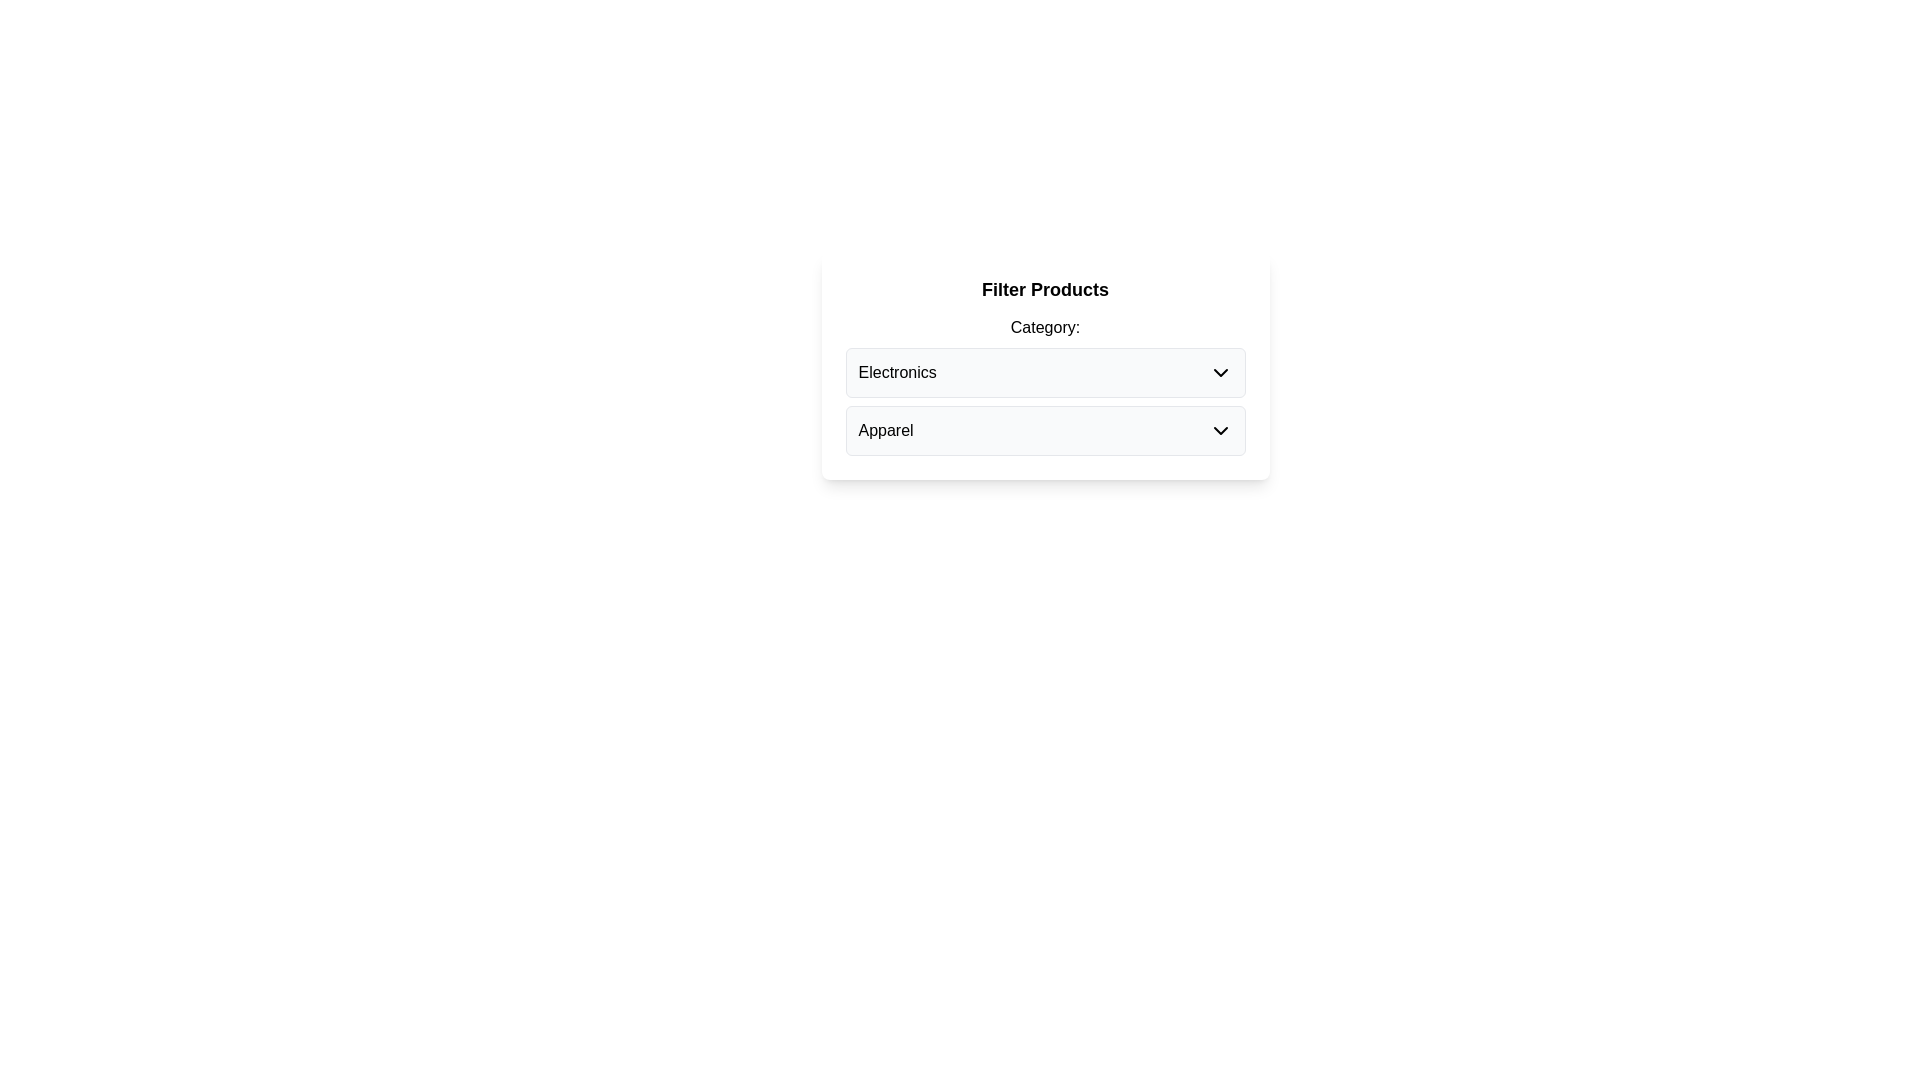  Describe the element at coordinates (1219, 373) in the screenshot. I see `the Dropdown toggle icon located at the rightmost side of the 'Electronics' category` at that location.